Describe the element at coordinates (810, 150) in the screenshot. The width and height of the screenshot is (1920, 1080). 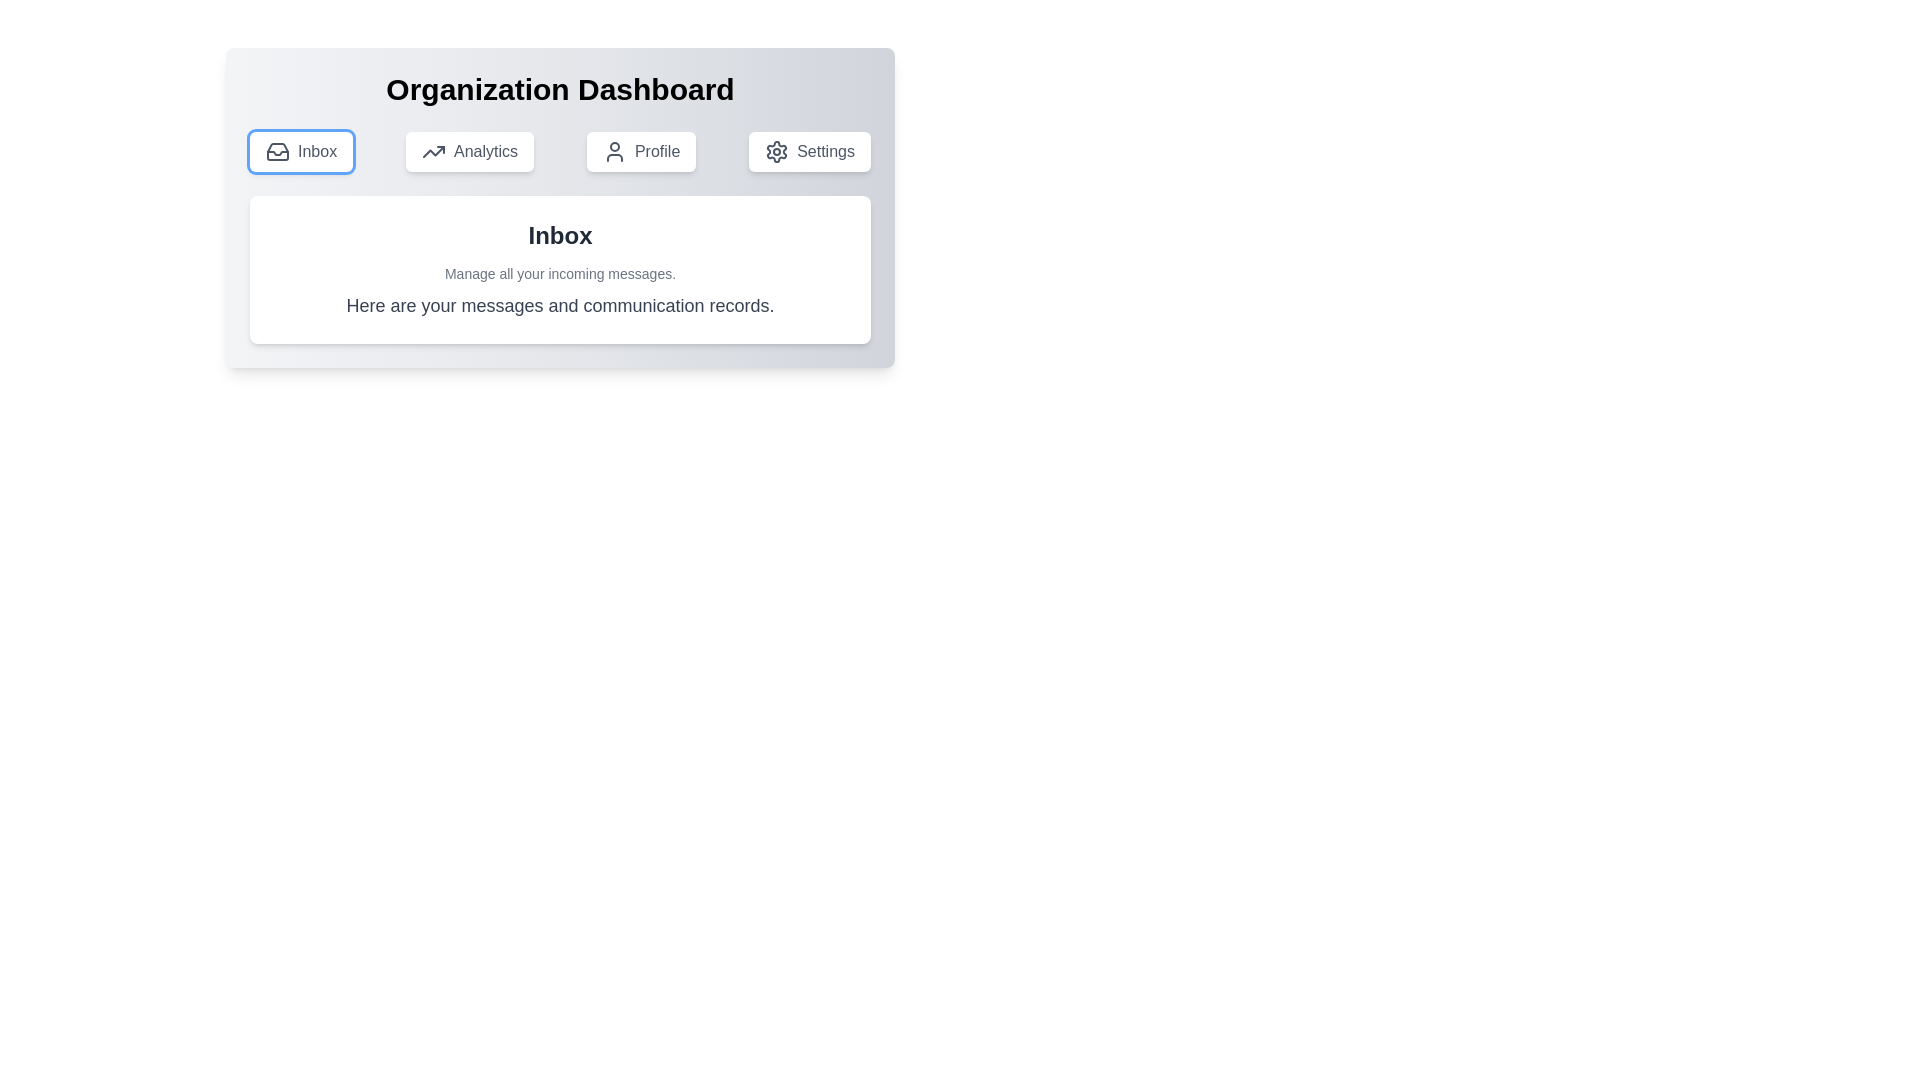
I see `the fourth button in the horizontal navigation row` at that location.